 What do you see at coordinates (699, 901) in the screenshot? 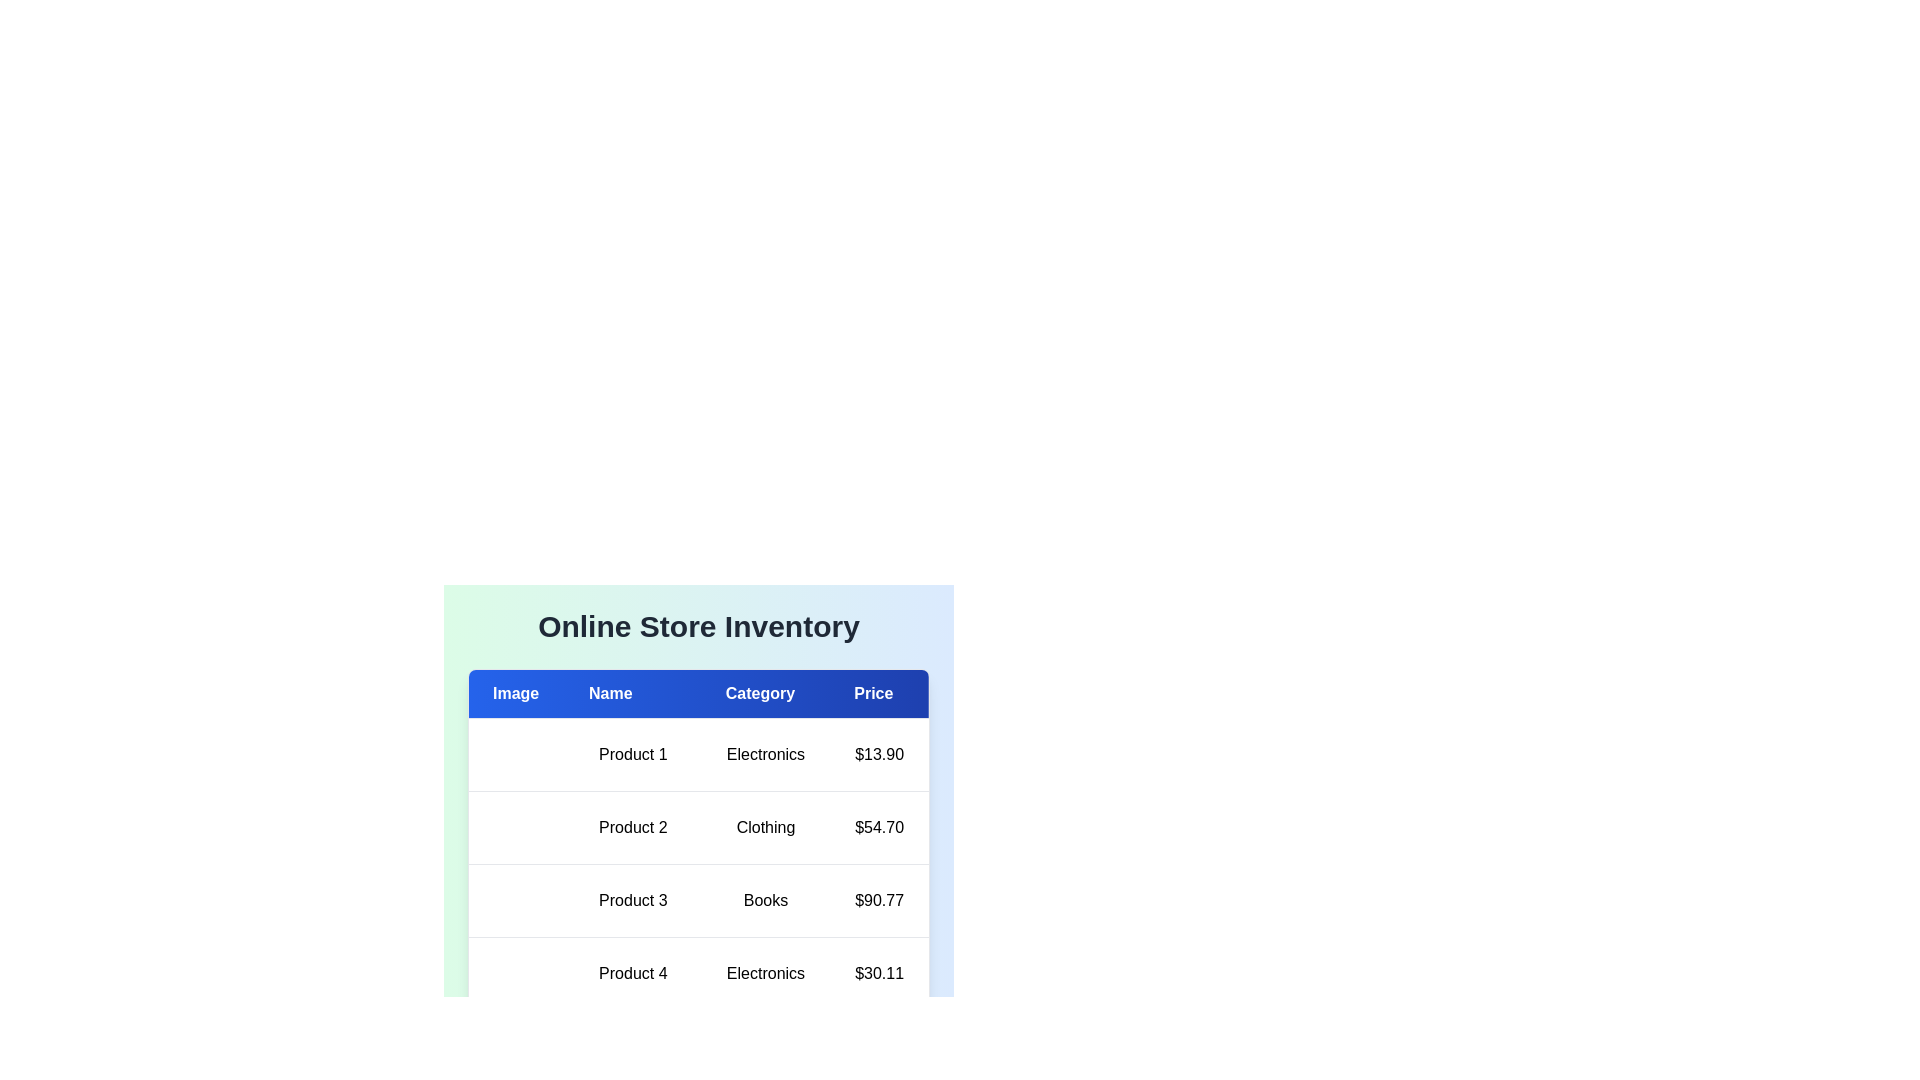
I see `the row of the product with name Product 3` at bounding box center [699, 901].